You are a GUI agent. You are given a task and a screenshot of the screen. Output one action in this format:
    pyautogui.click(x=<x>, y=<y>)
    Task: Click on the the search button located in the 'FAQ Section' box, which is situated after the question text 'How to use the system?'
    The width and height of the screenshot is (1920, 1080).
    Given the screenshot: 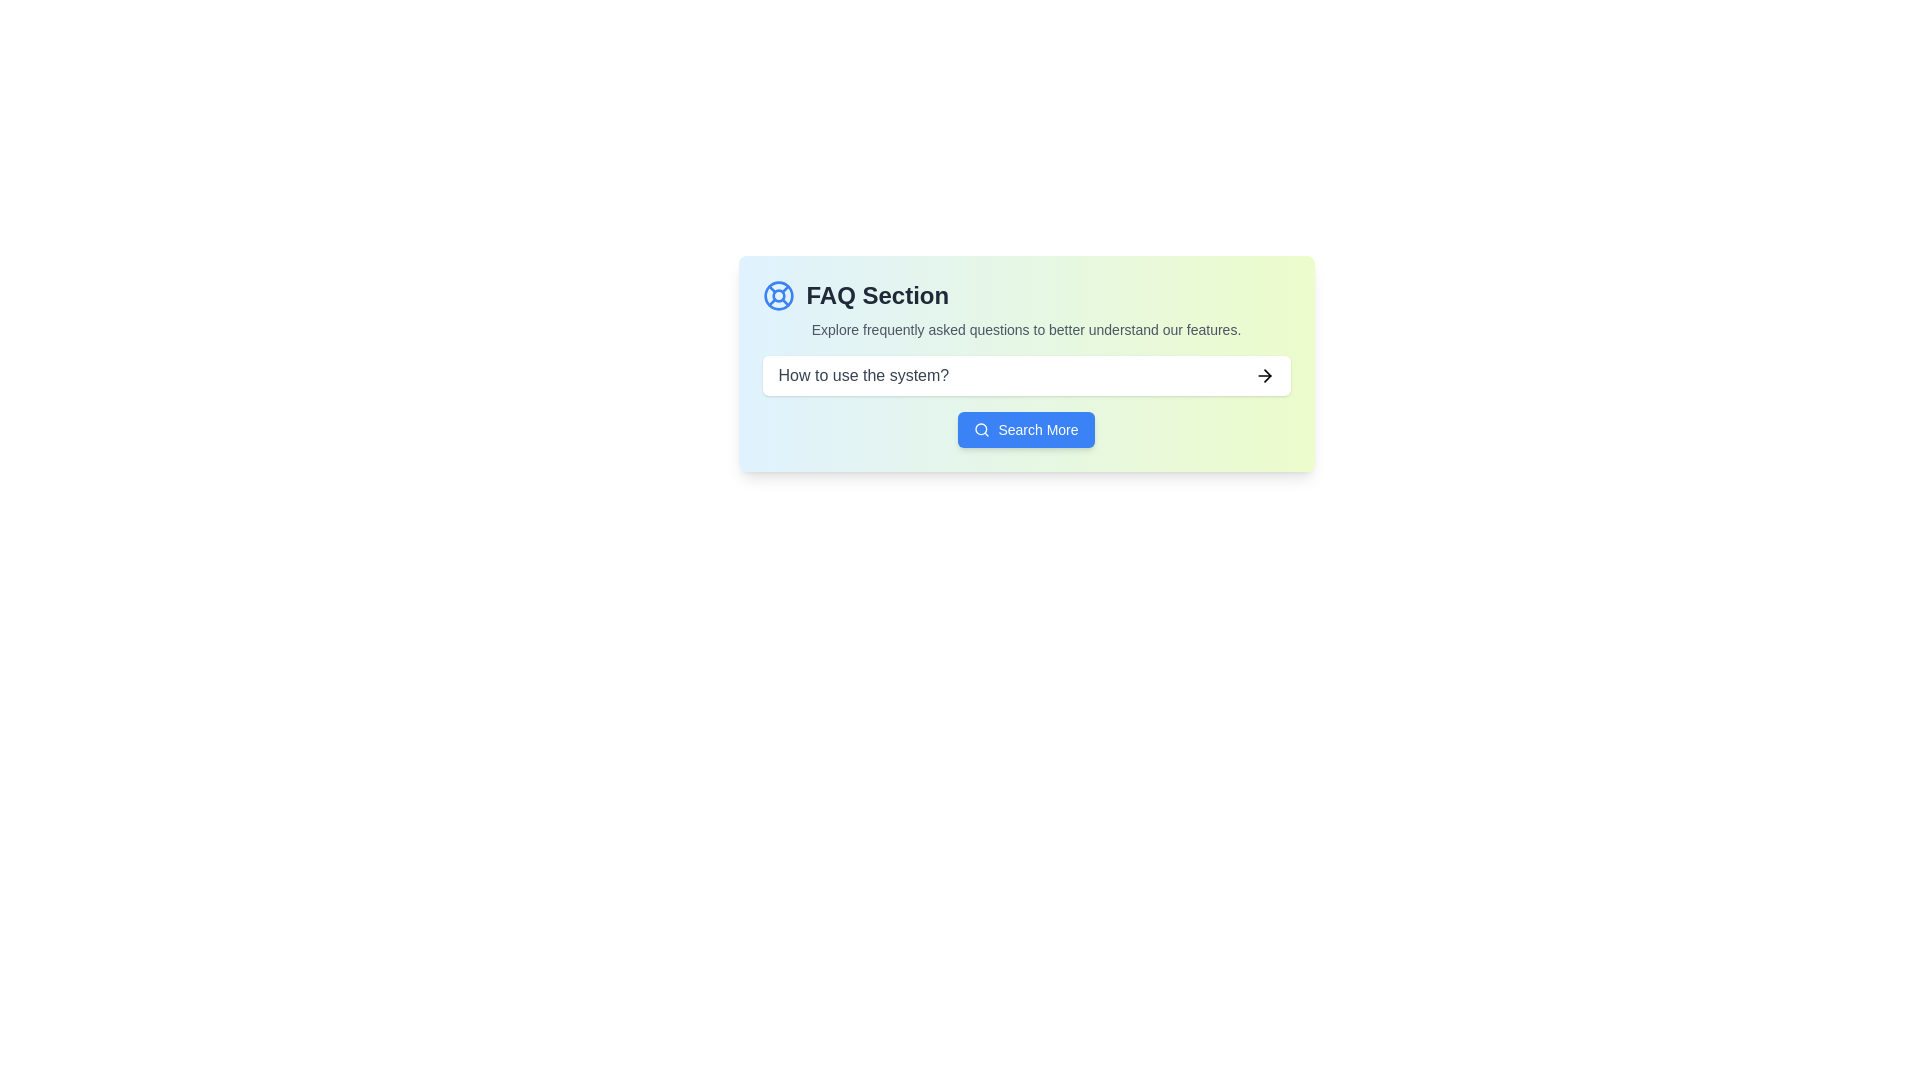 What is the action you would take?
    pyautogui.click(x=1026, y=428)
    